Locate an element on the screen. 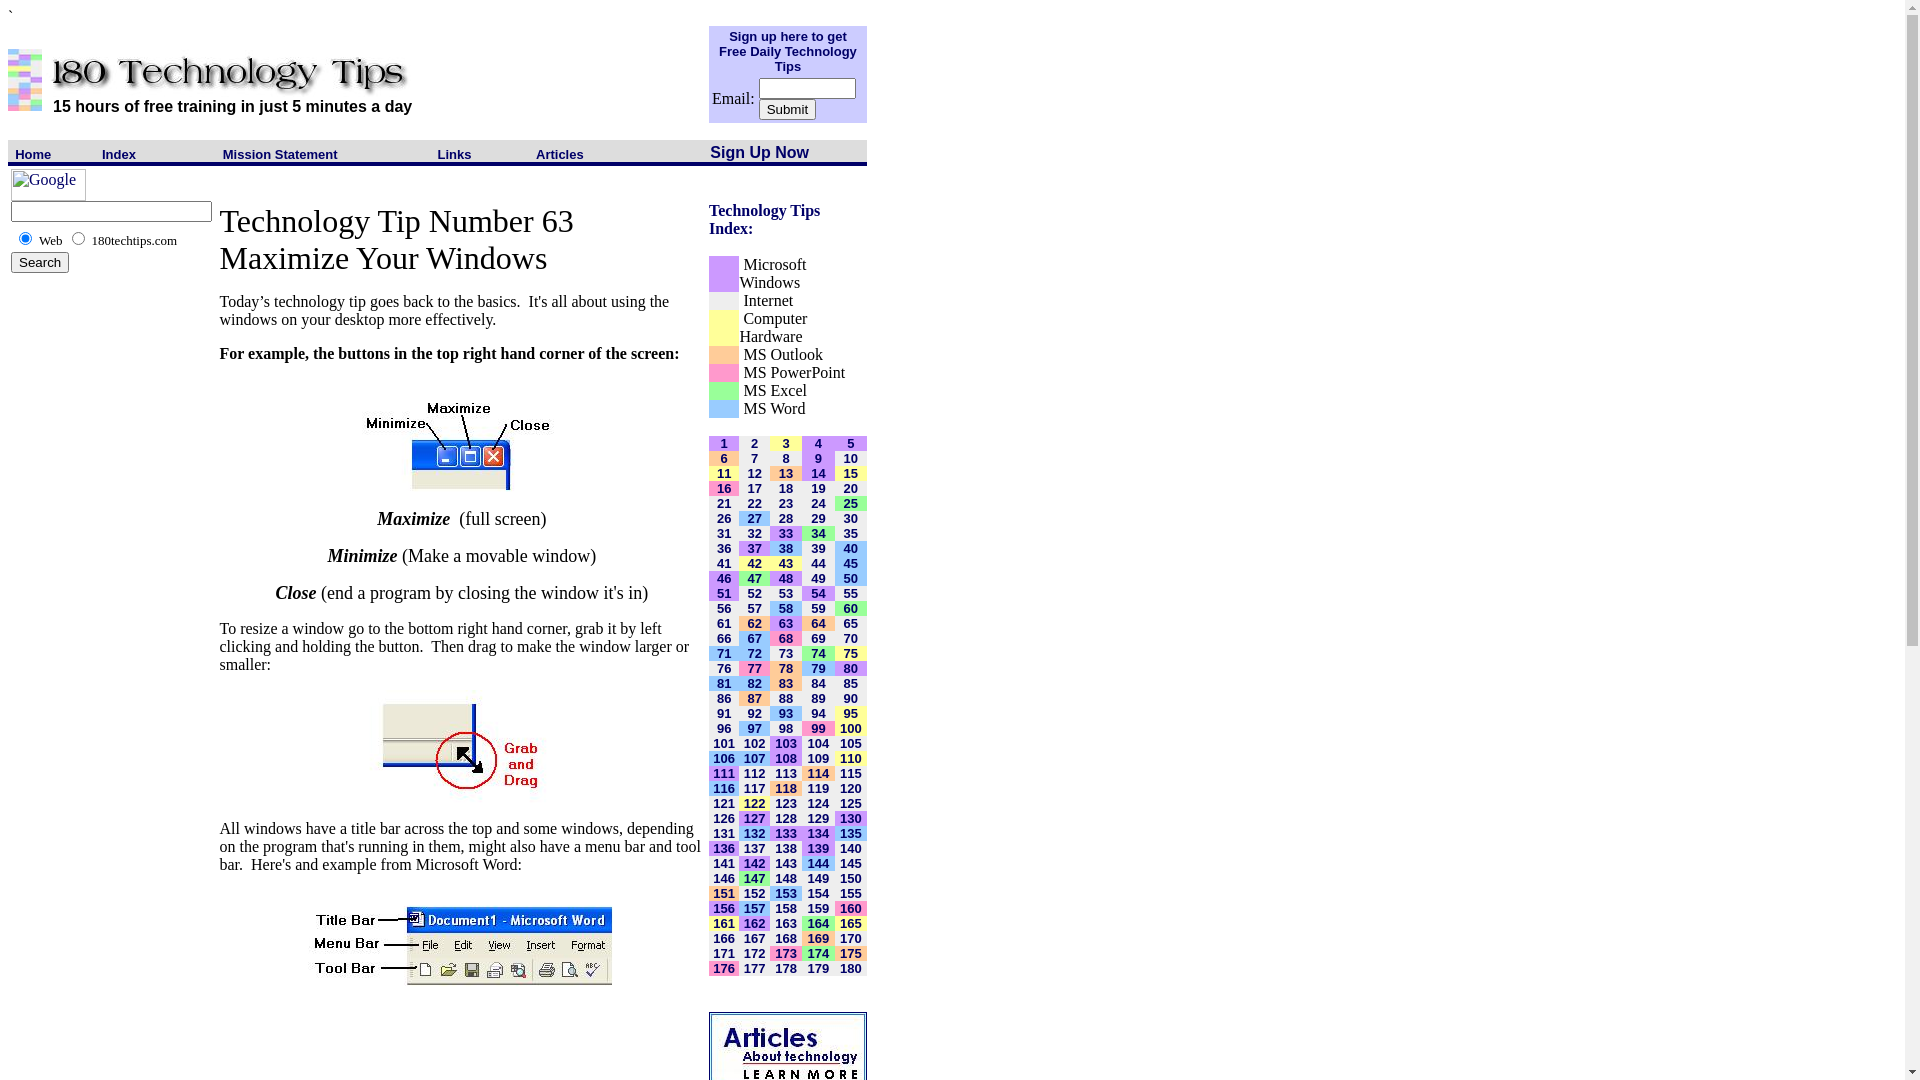  '140' is located at coordinates (850, 847).